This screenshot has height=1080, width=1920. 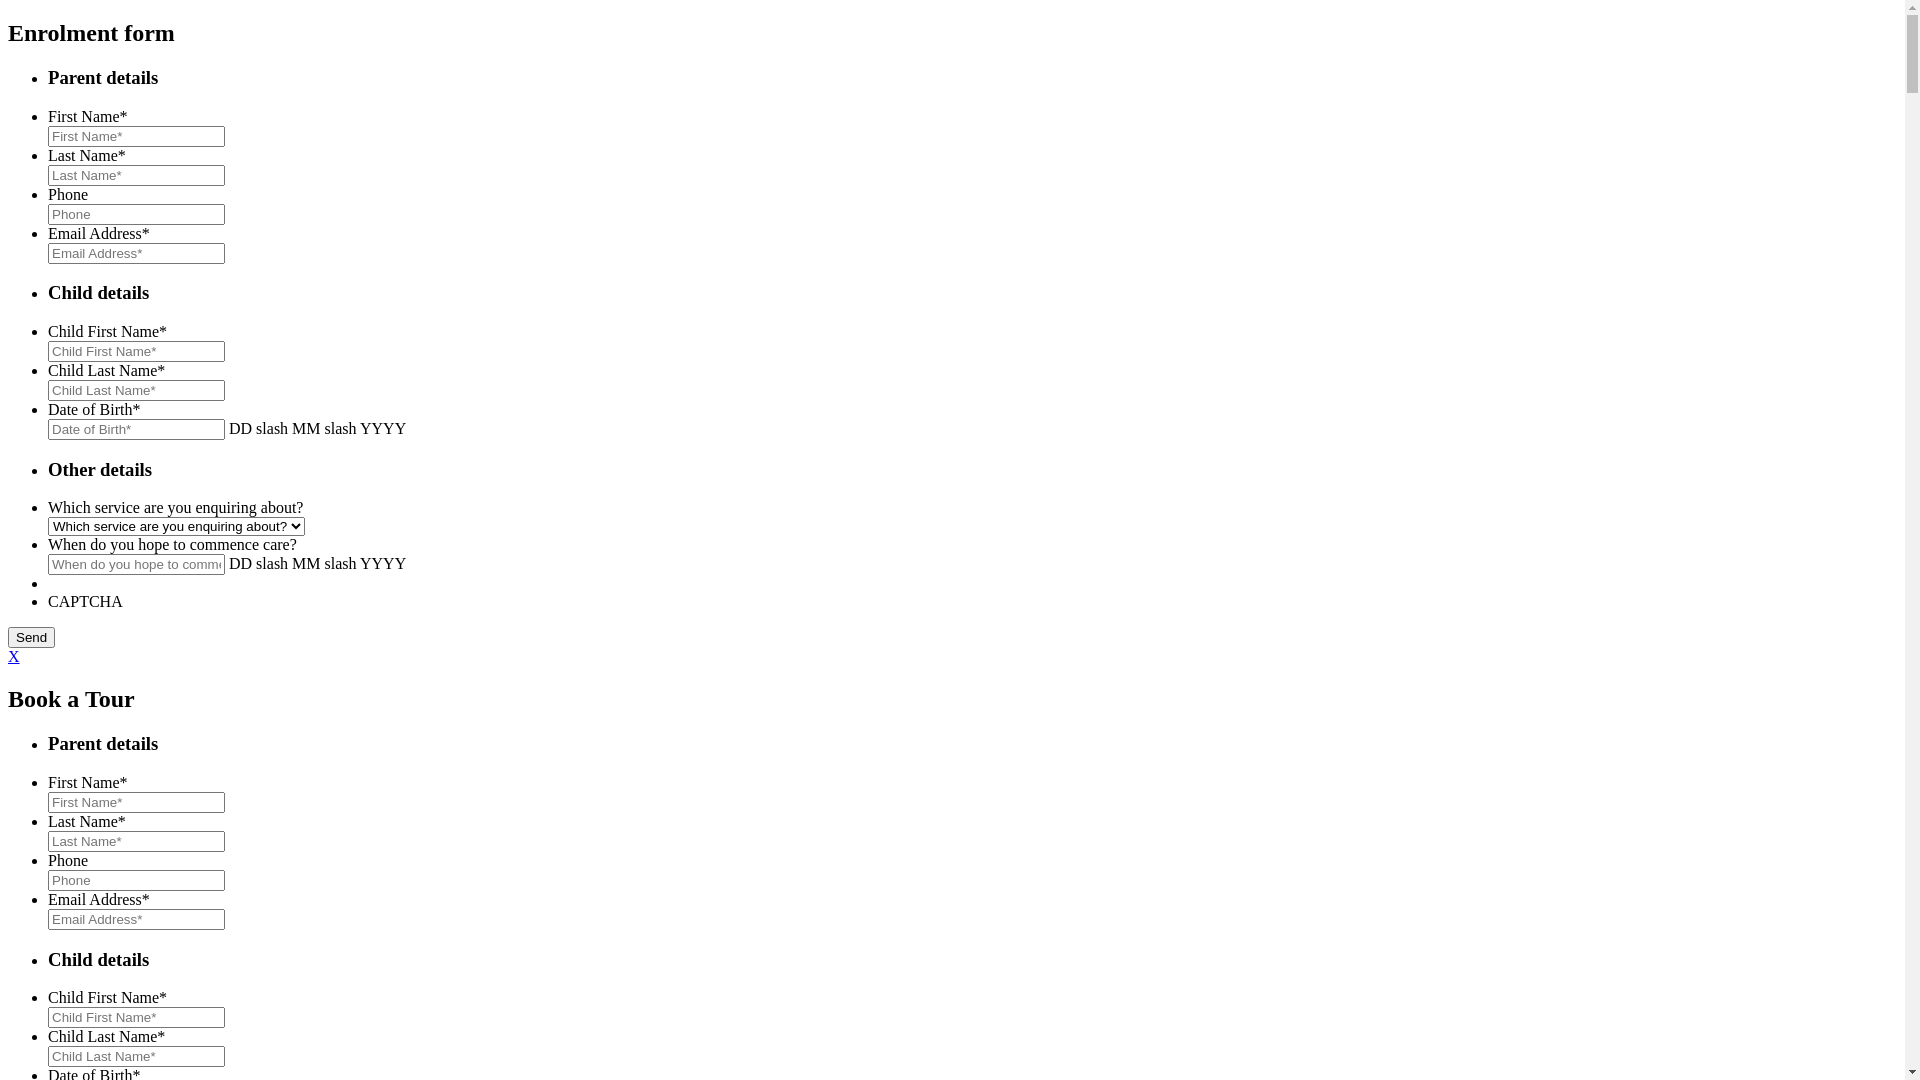 I want to click on 'Send', so click(x=31, y=637).